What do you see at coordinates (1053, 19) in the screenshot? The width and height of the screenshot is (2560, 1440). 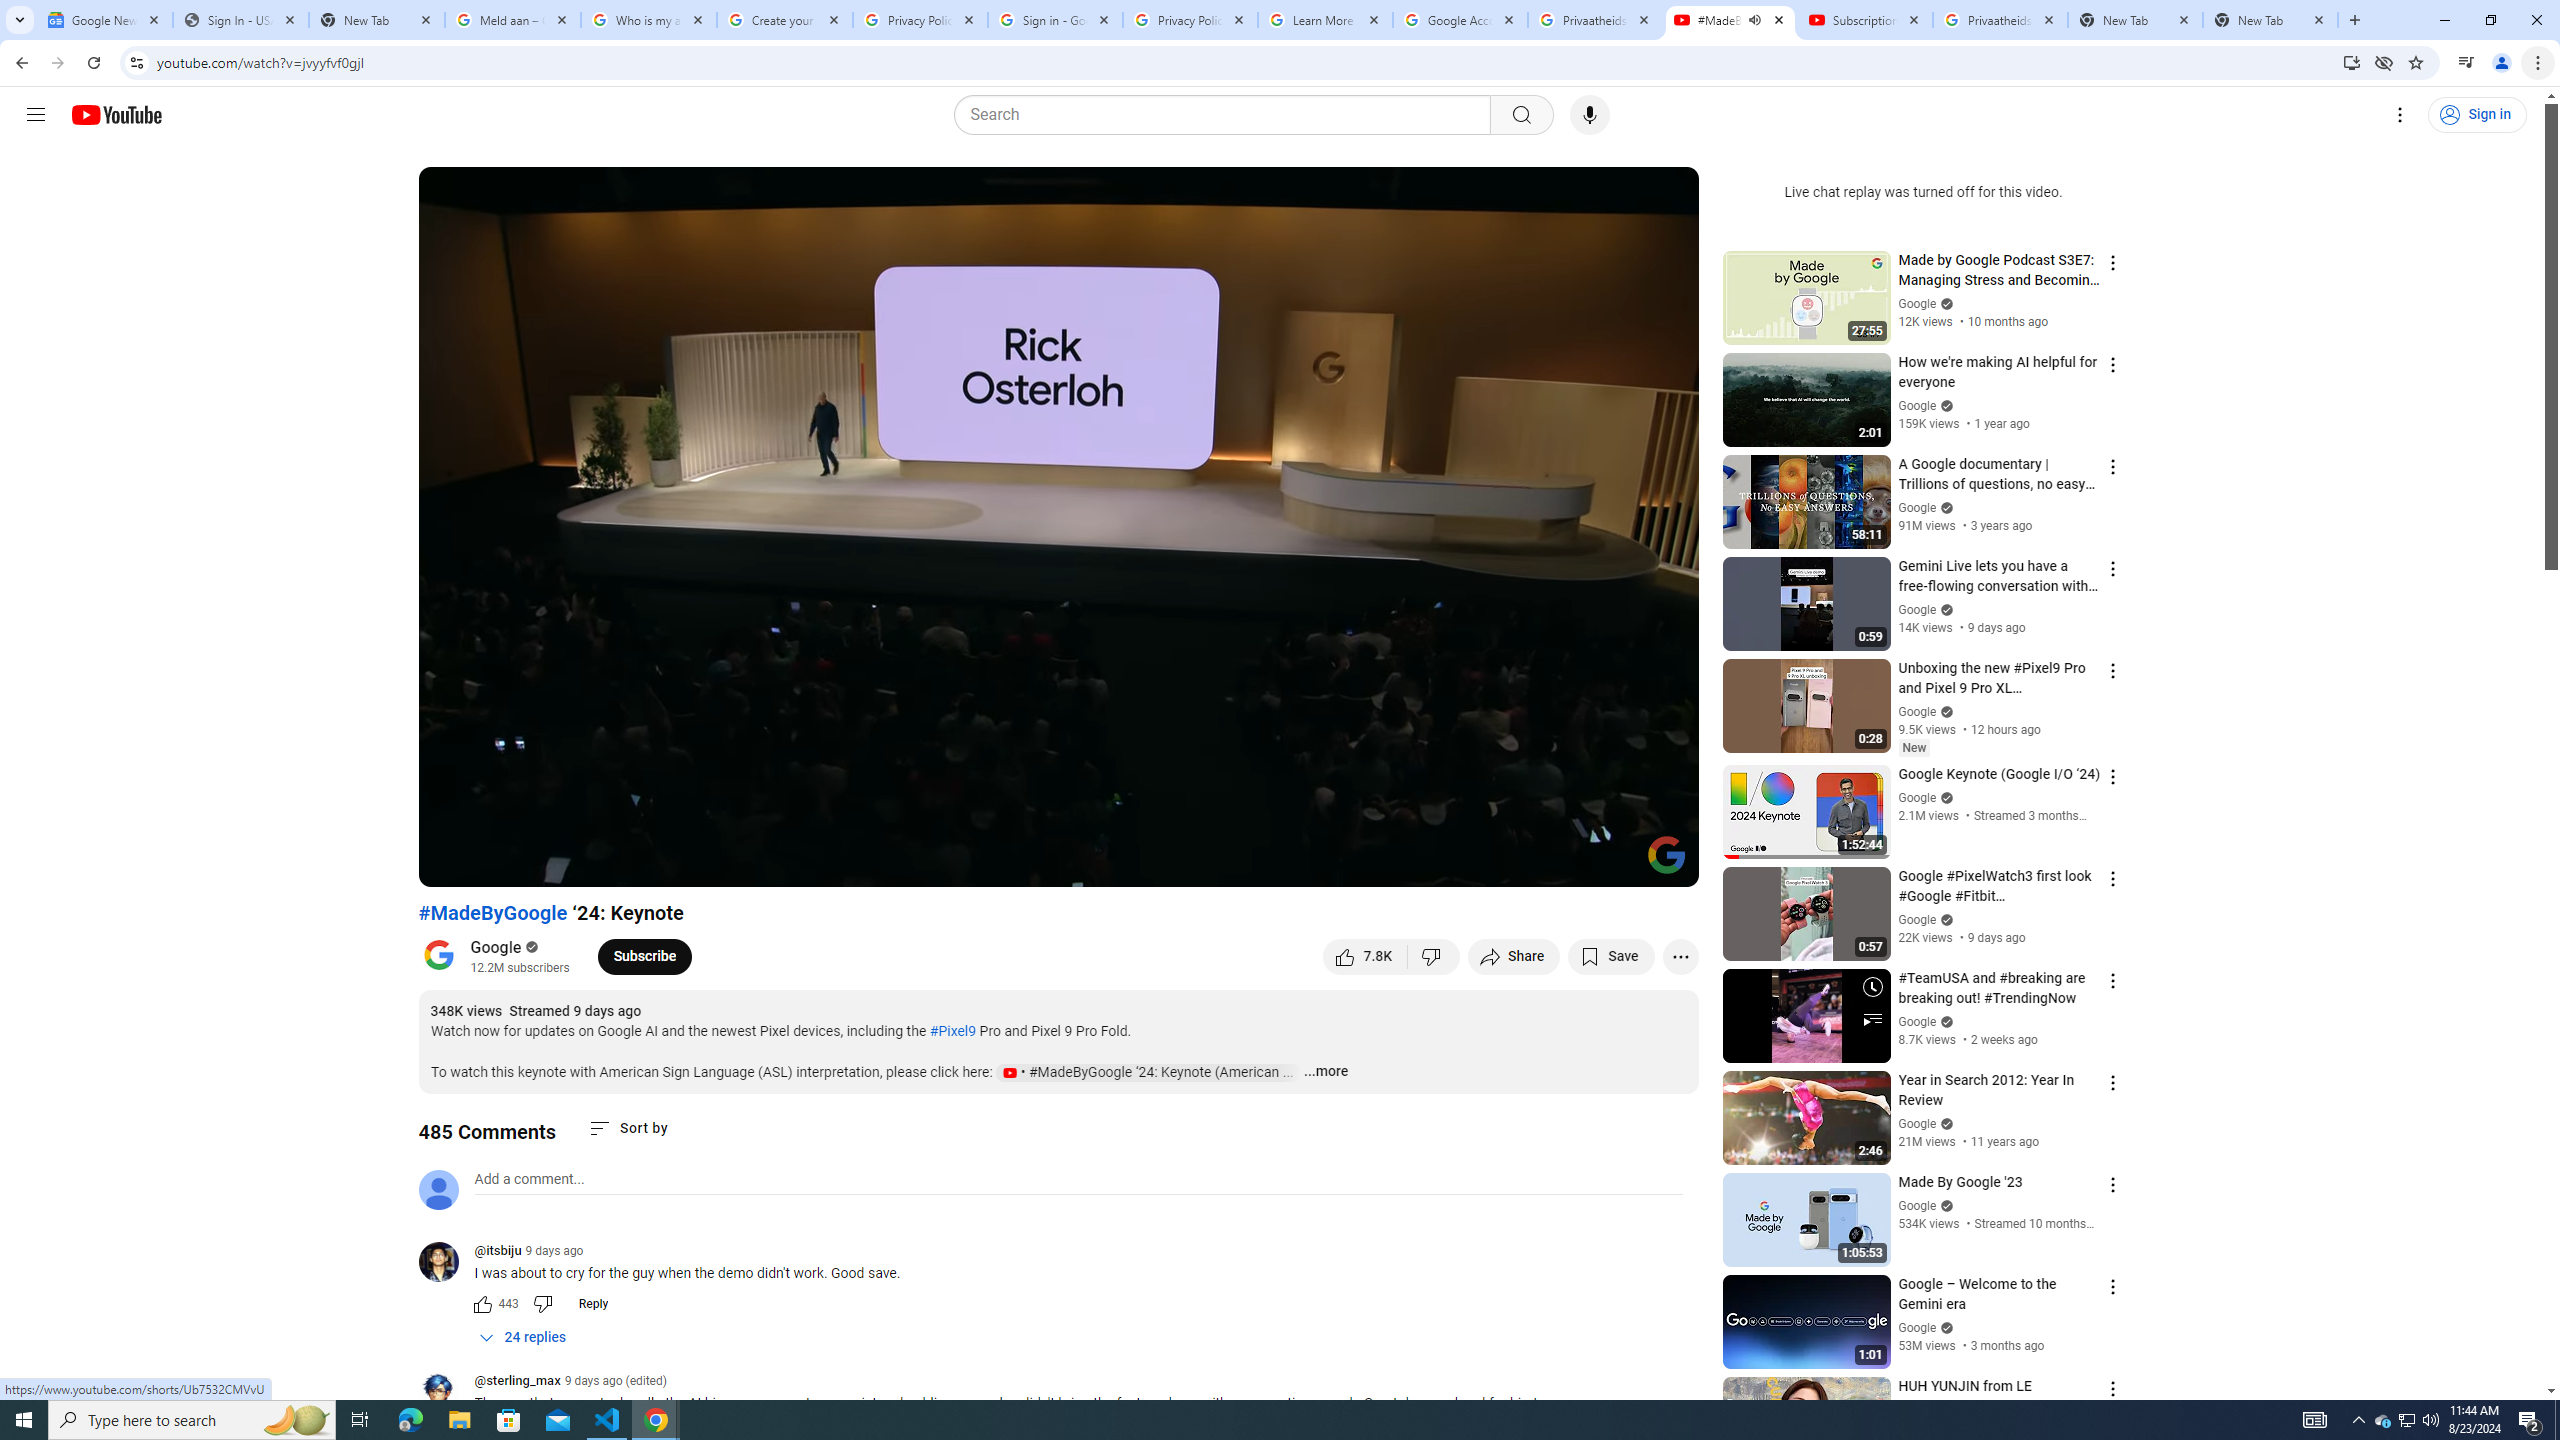 I see `'Sign in - Google Accounts'` at bounding box center [1053, 19].